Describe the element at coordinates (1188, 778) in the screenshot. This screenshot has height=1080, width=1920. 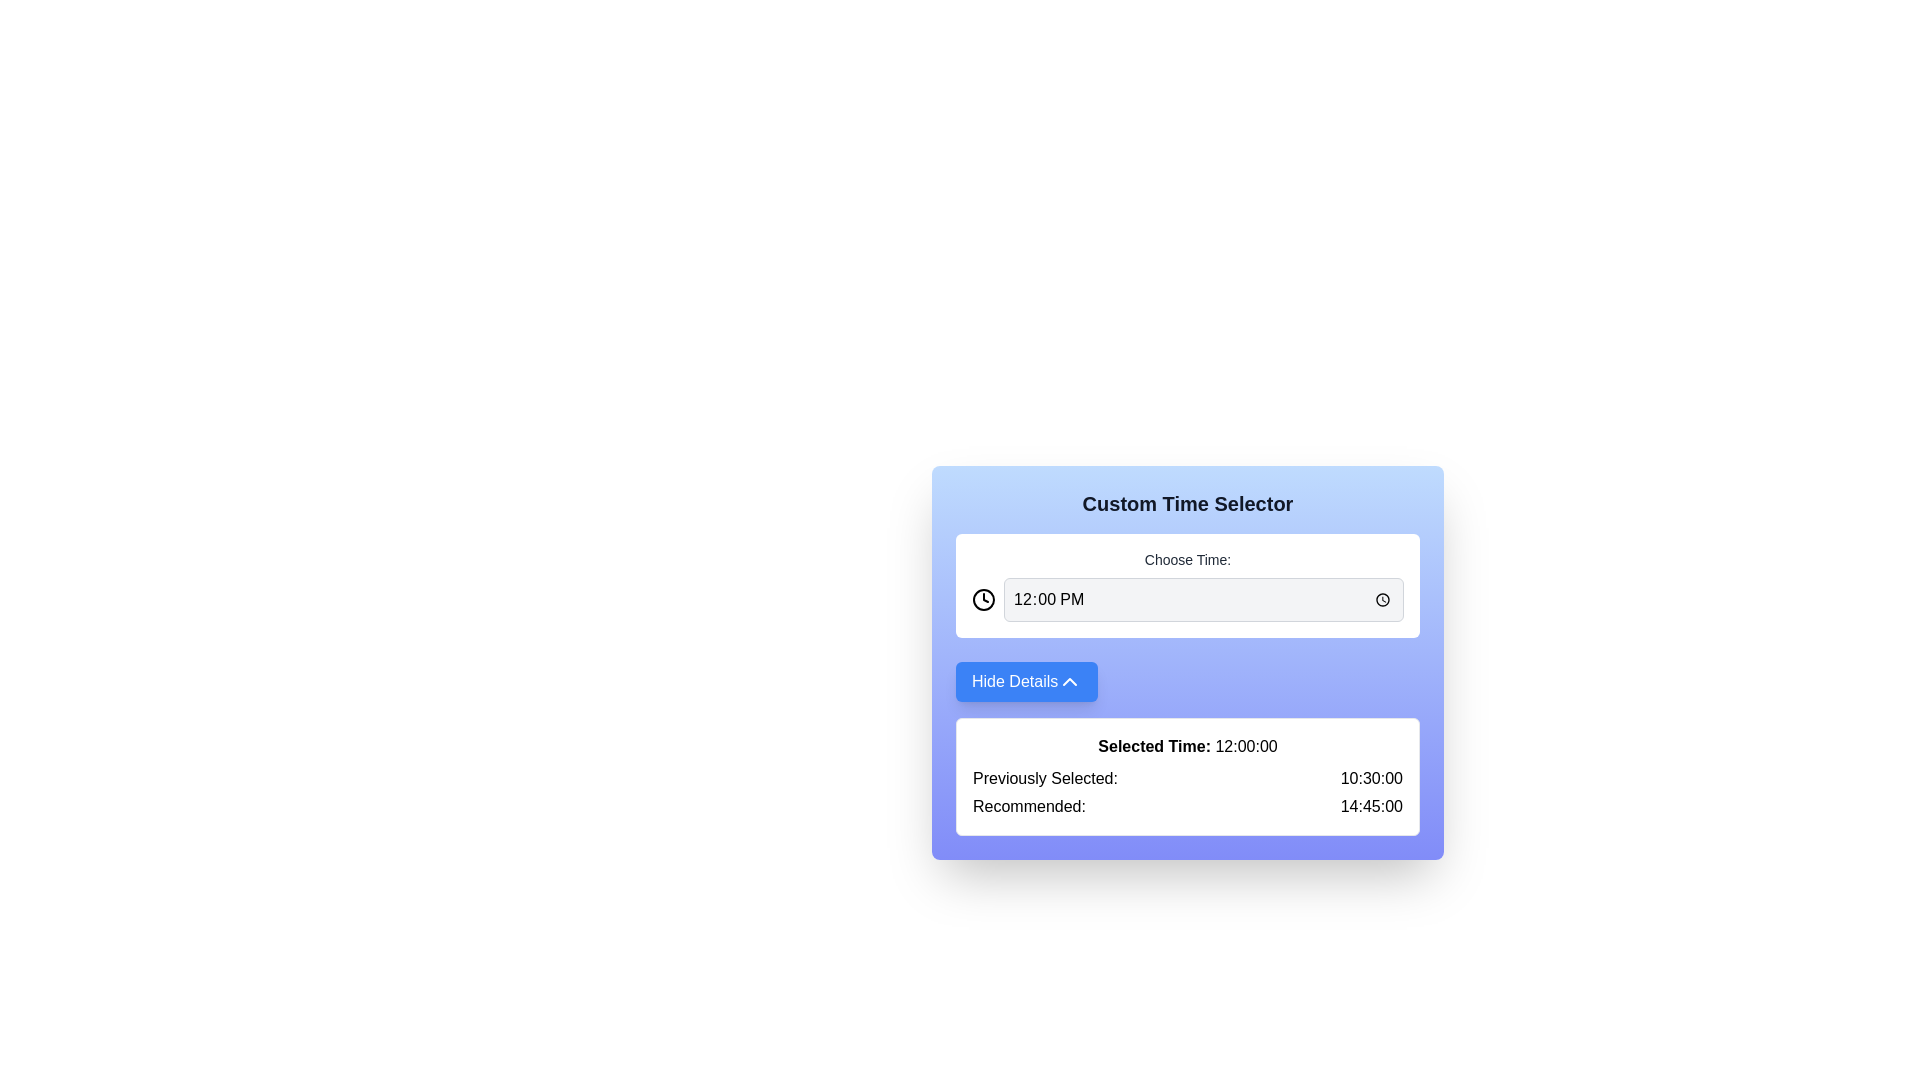
I see `the text display element labeled 'Previously Selected:' with the time '10:30:00' for accessibility tools` at that location.